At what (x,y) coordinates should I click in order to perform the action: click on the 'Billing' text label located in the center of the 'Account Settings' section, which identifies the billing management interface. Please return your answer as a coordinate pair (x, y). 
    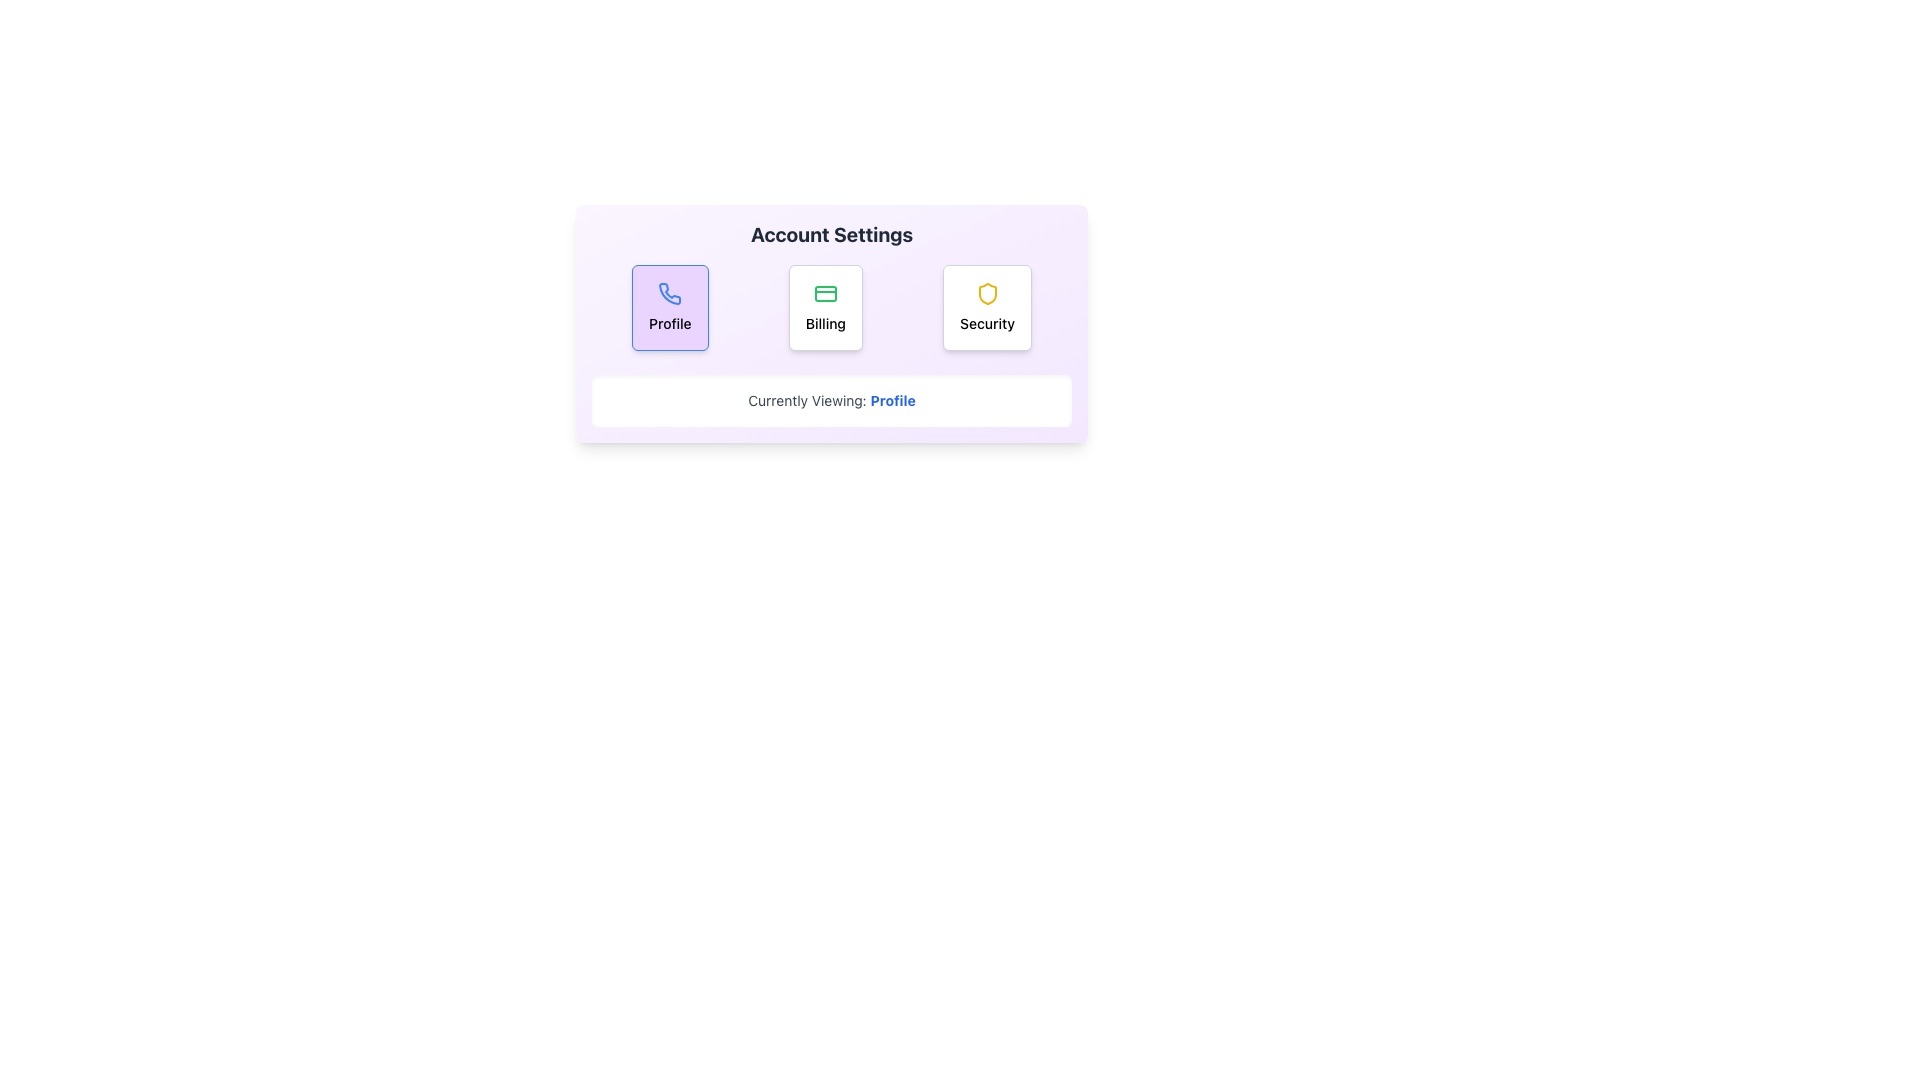
    Looking at the image, I should click on (825, 323).